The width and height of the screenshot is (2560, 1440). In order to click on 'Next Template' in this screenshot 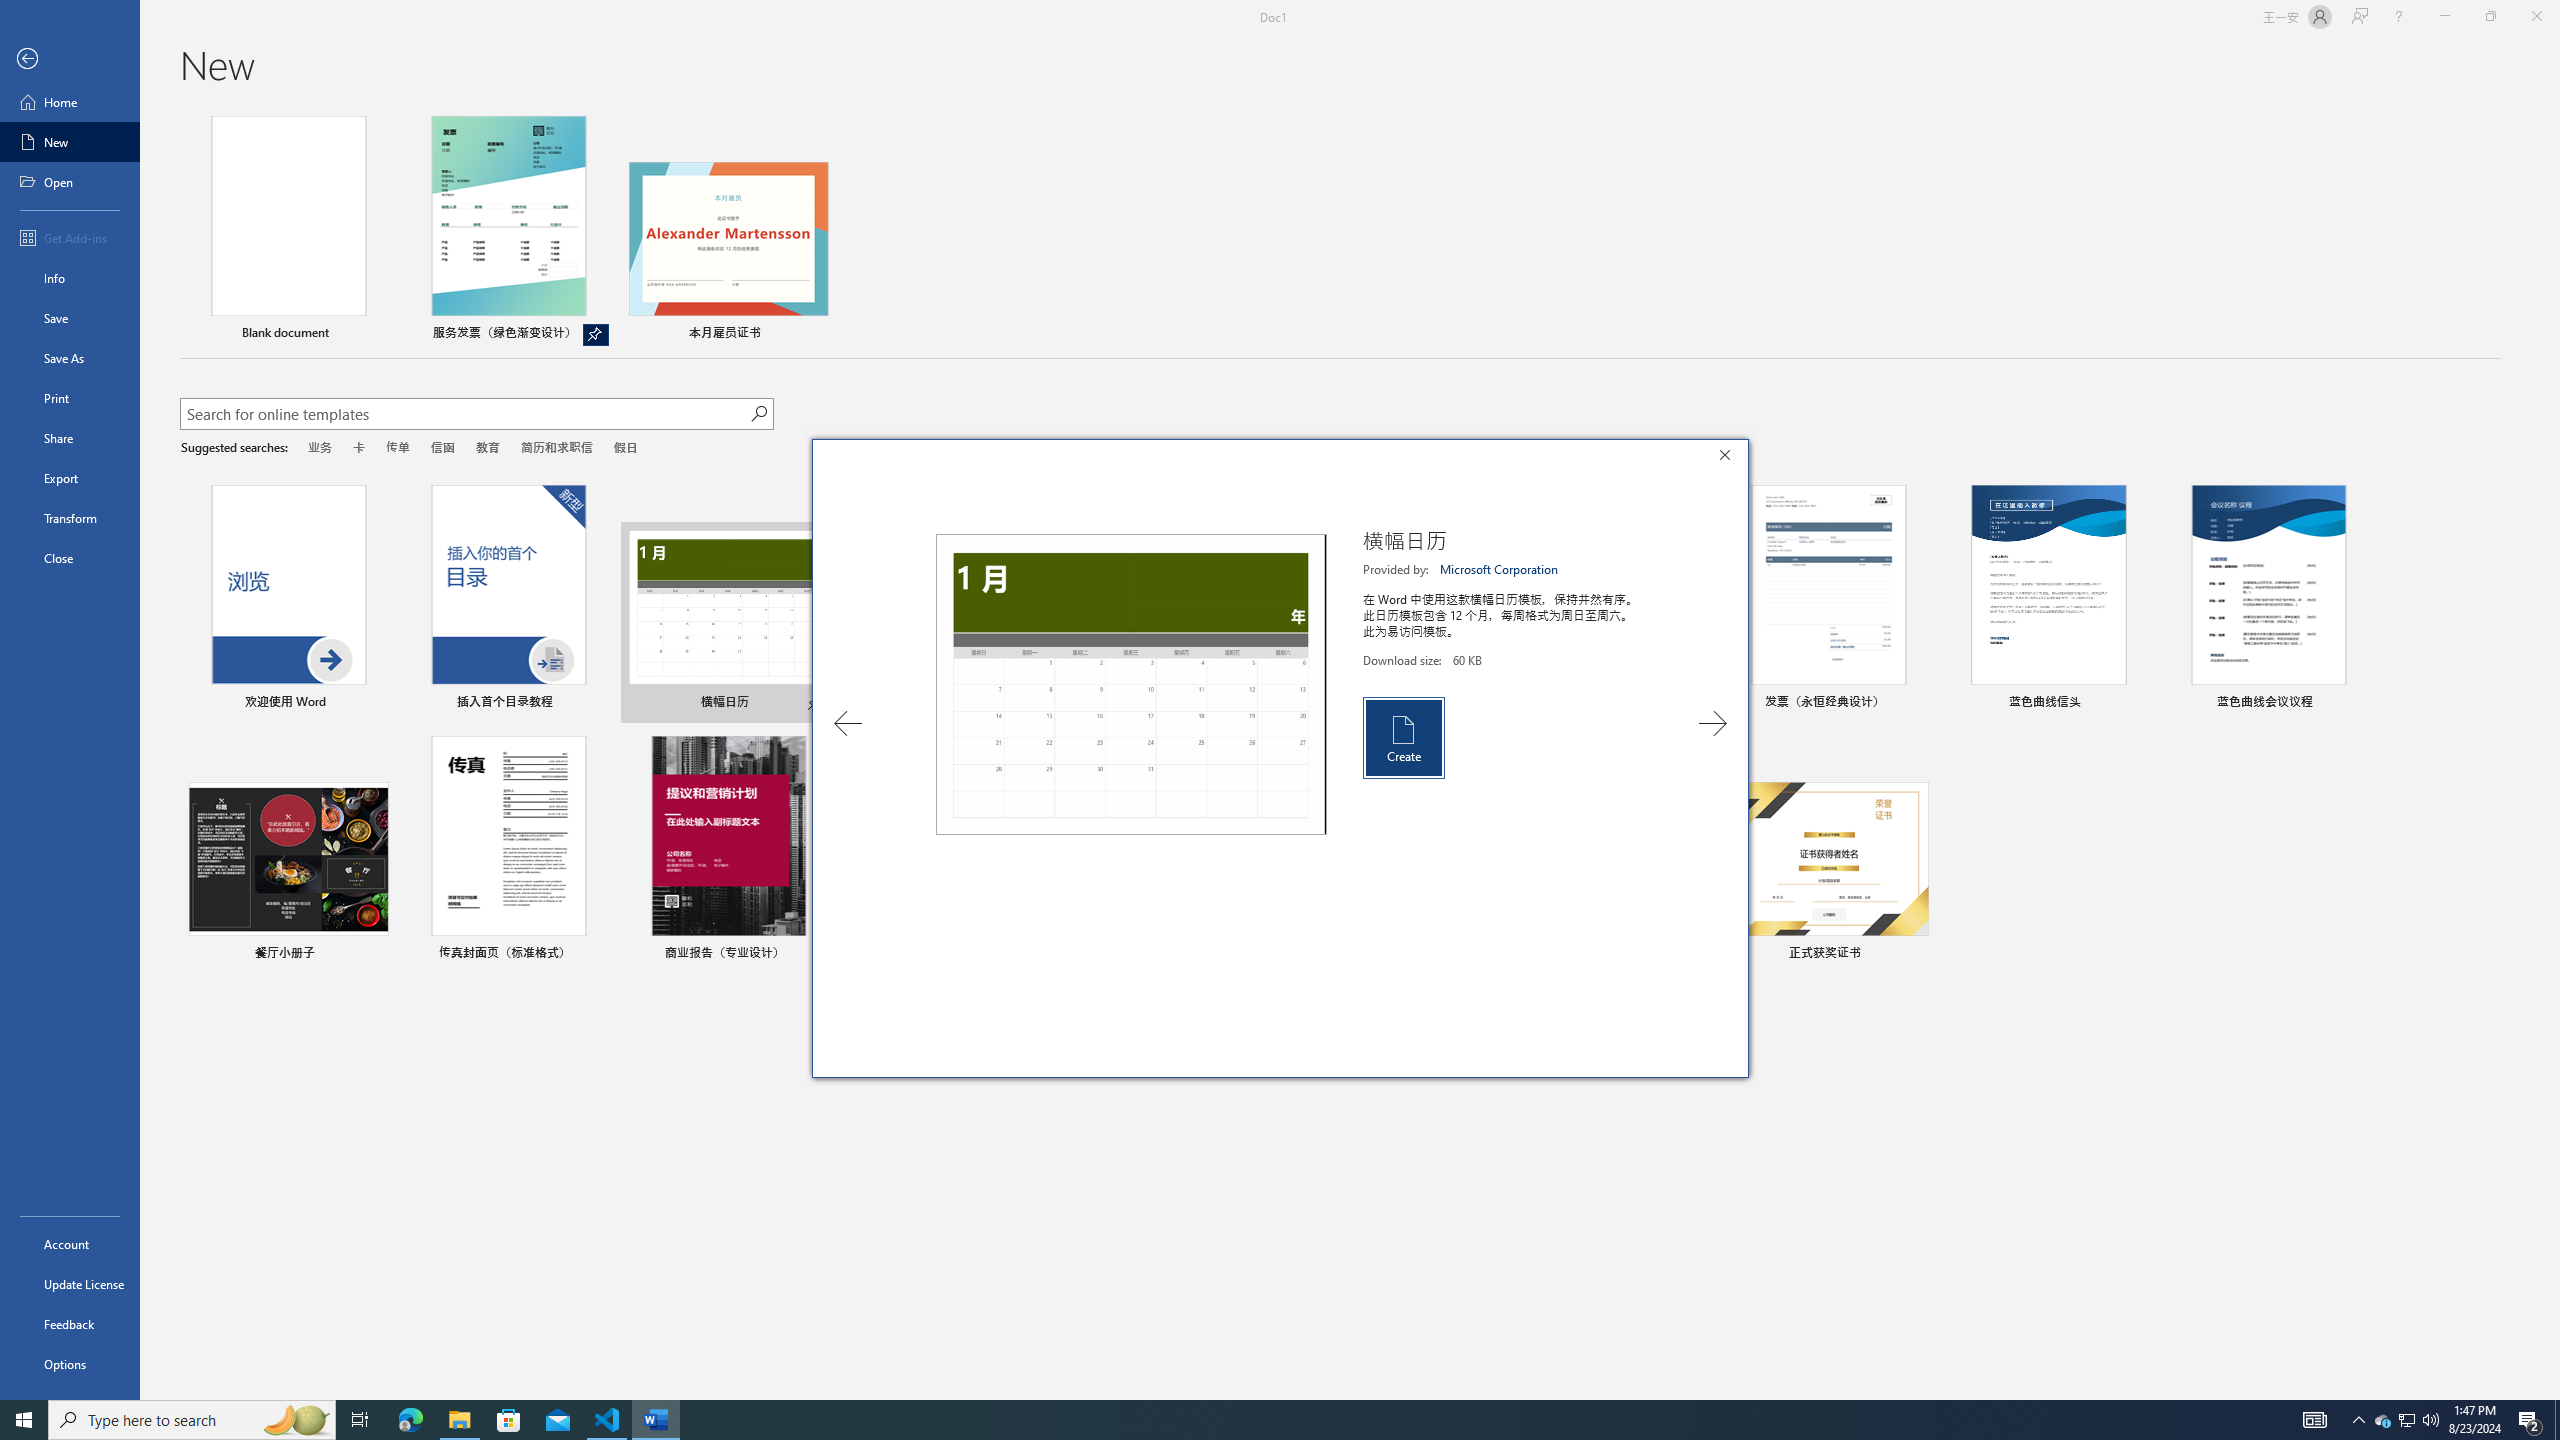, I will do `click(1712, 723)`.